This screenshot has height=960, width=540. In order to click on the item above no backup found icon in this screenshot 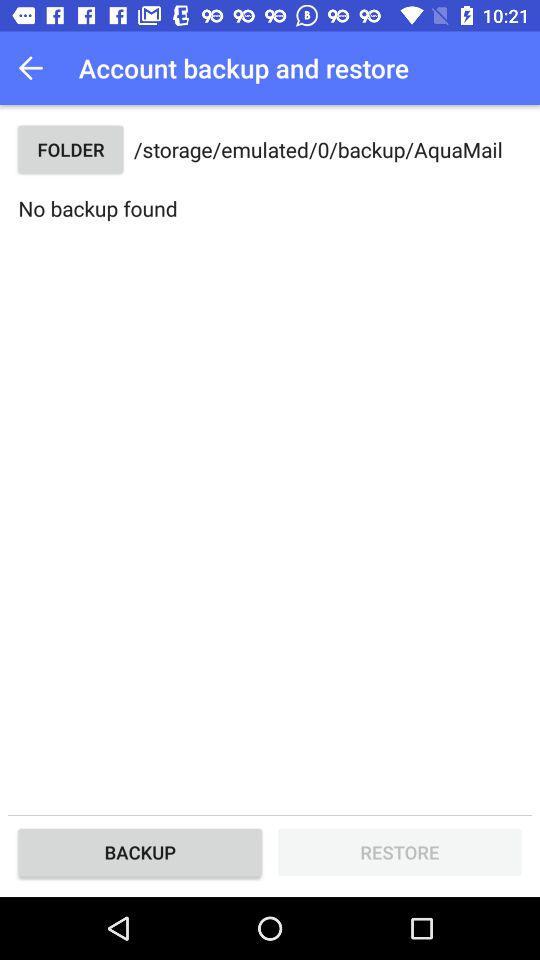, I will do `click(69, 148)`.